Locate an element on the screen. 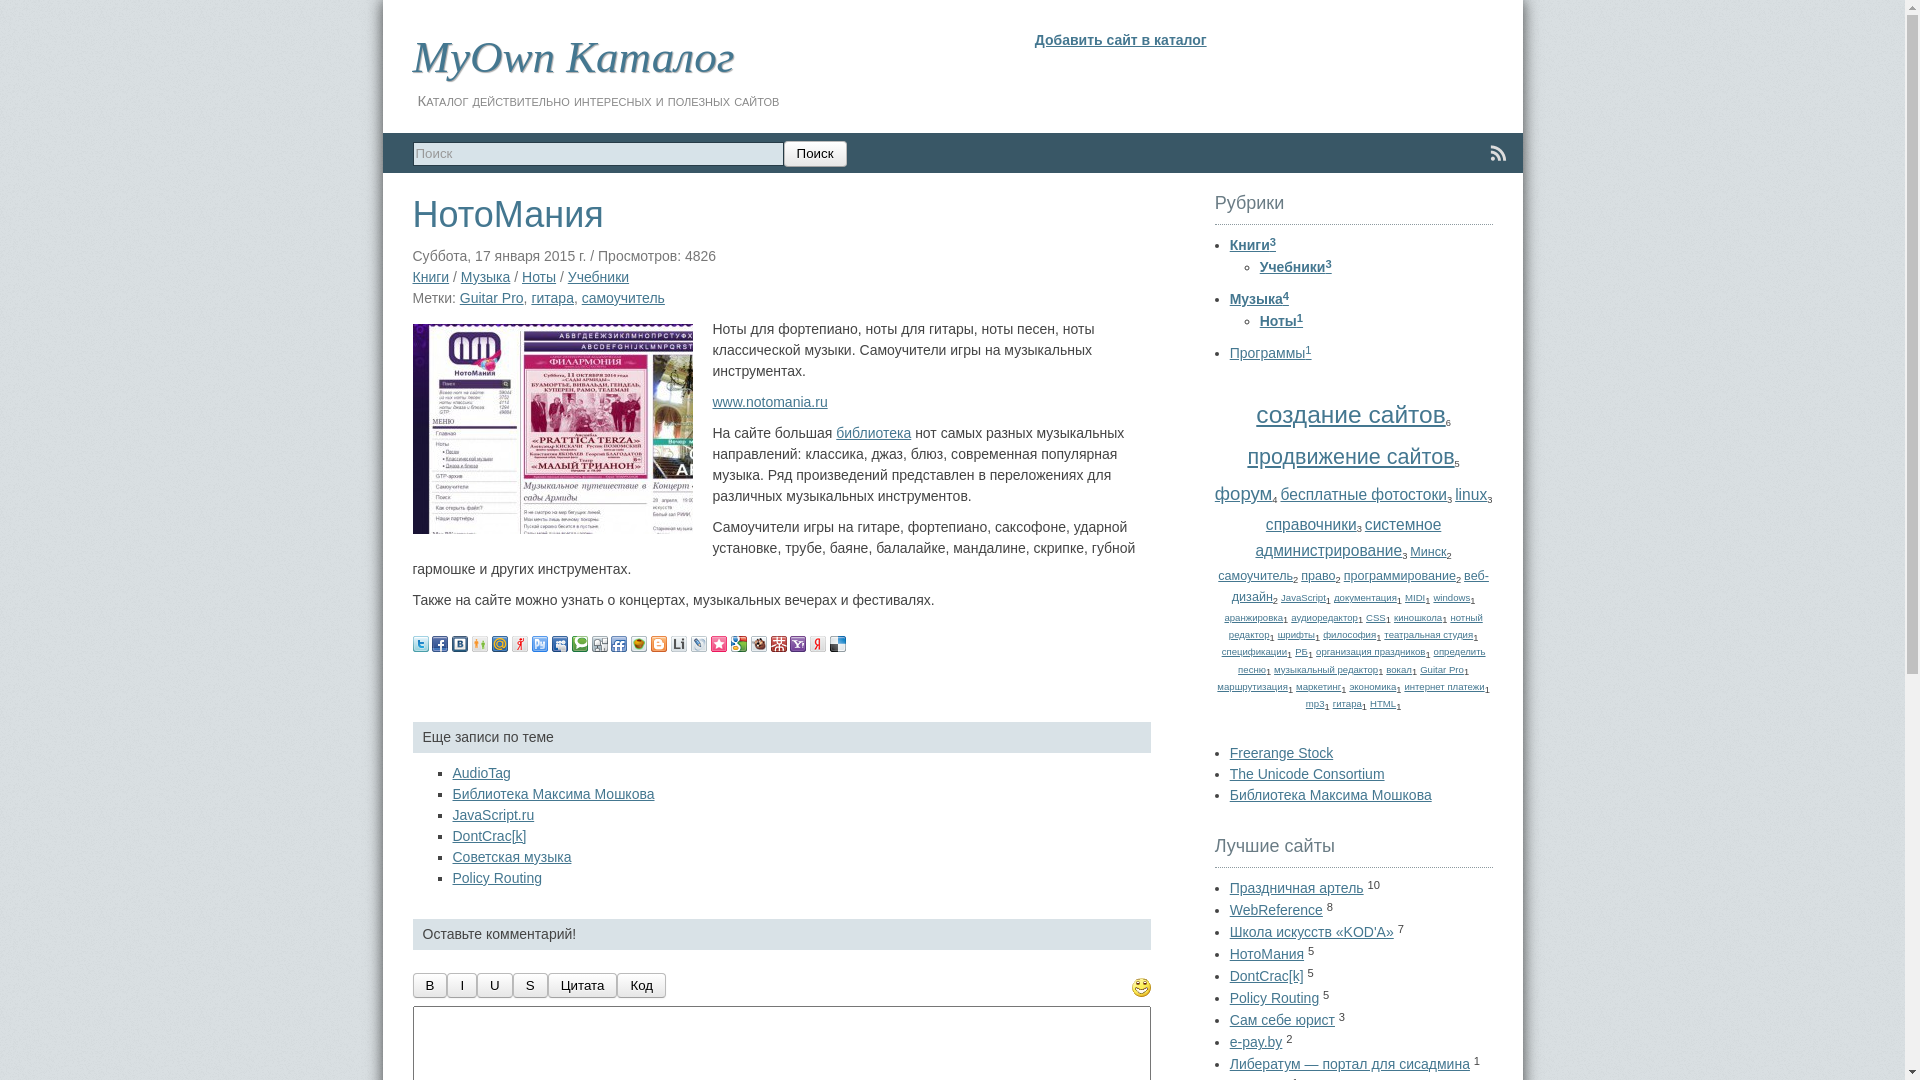 The image size is (1920, 1080). 'linux' is located at coordinates (1454, 494).